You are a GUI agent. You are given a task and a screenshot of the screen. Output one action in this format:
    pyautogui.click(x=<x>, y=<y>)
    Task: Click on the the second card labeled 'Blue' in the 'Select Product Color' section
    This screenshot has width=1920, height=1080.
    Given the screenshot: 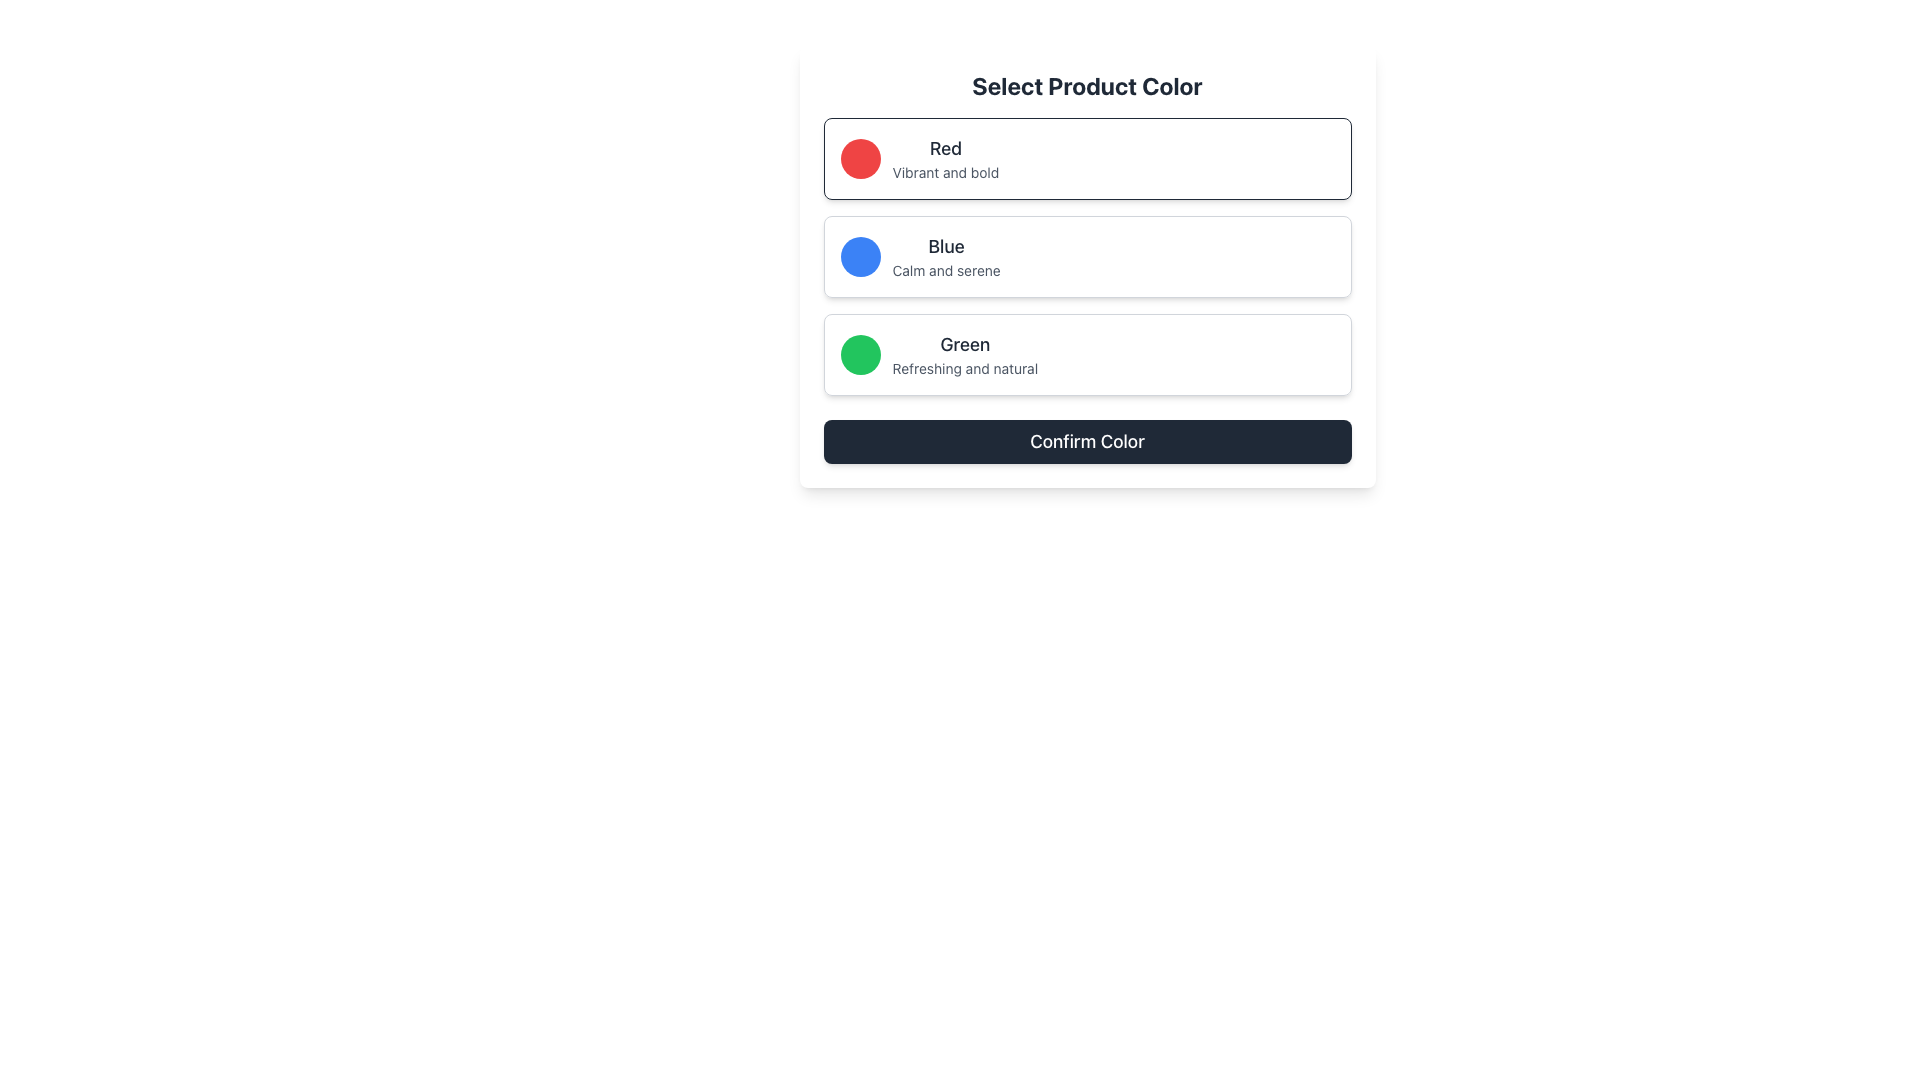 What is the action you would take?
    pyautogui.click(x=1086, y=265)
    